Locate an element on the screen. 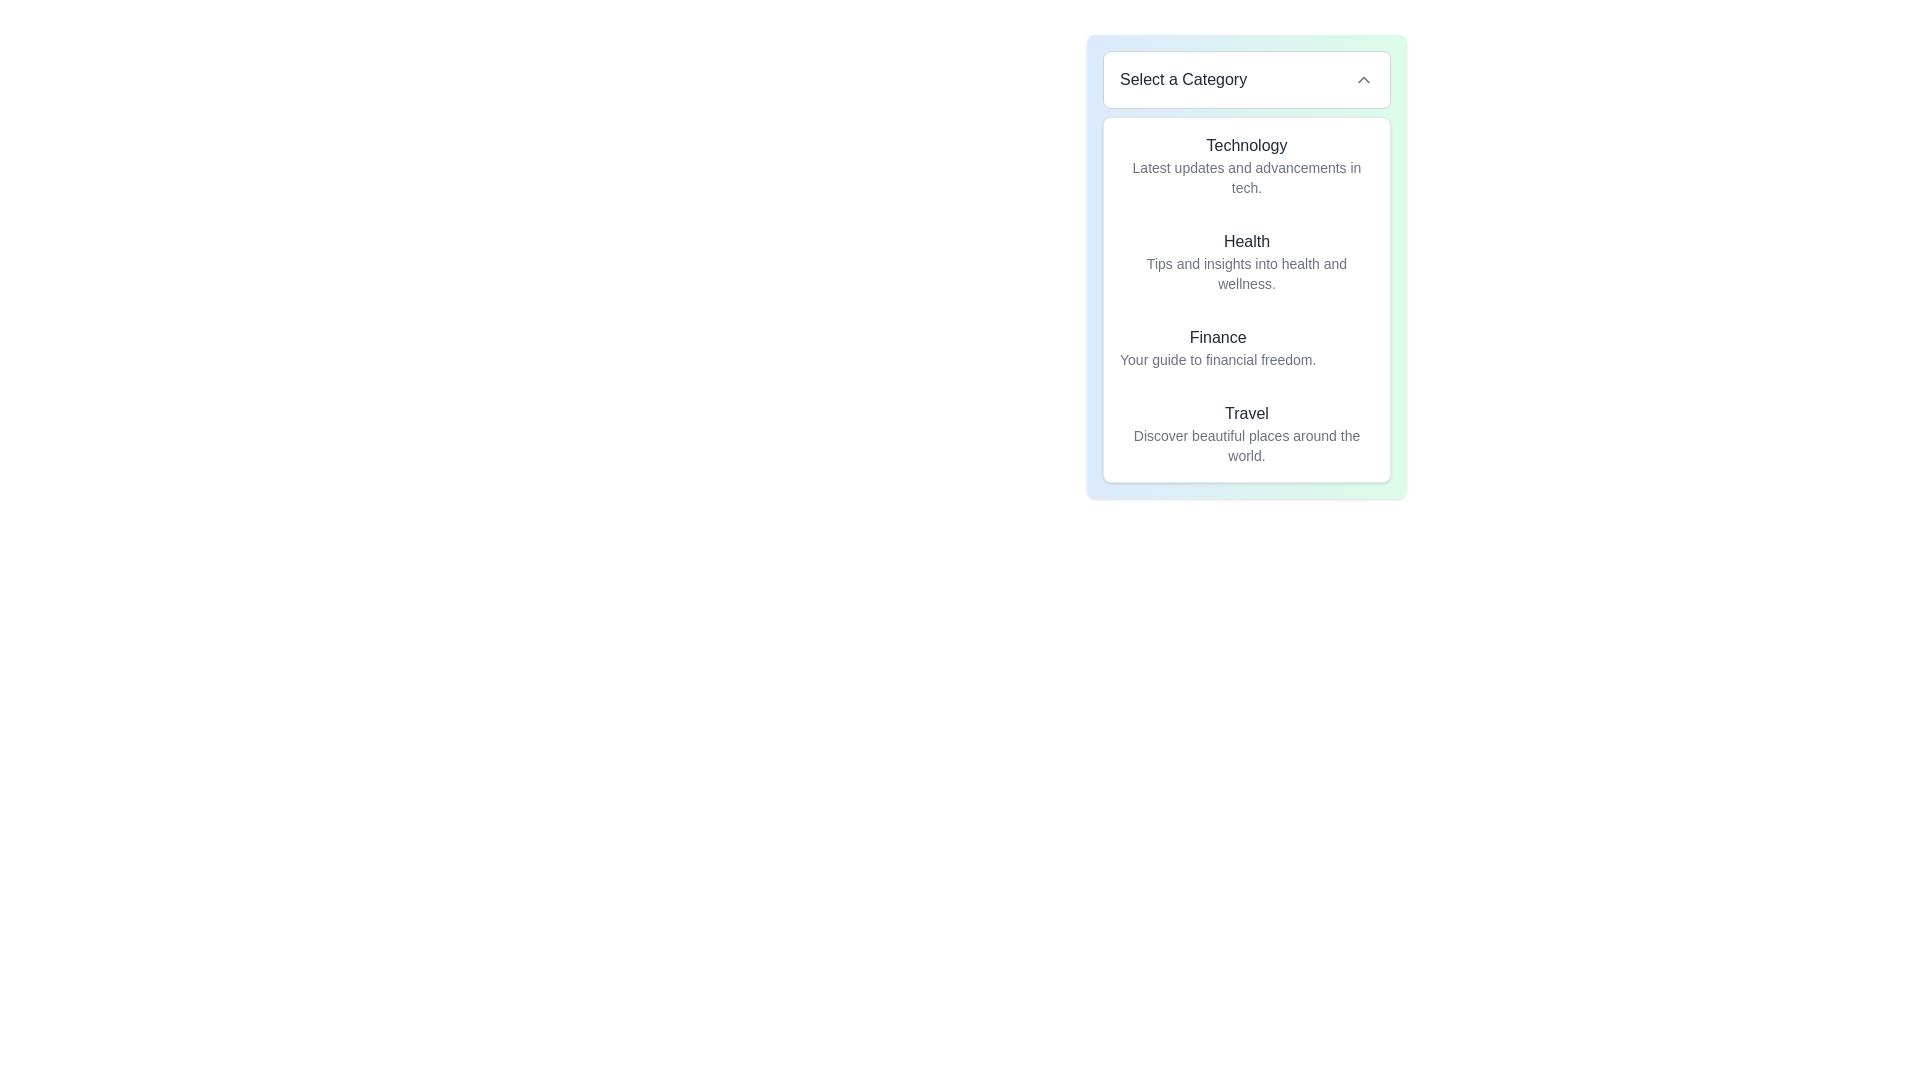 The width and height of the screenshot is (1920, 1080). the text label displaying 'Travel' which is the fourth item in the vertical list of categories under 'Select a Category.' is located at coordinates (1246, 412).